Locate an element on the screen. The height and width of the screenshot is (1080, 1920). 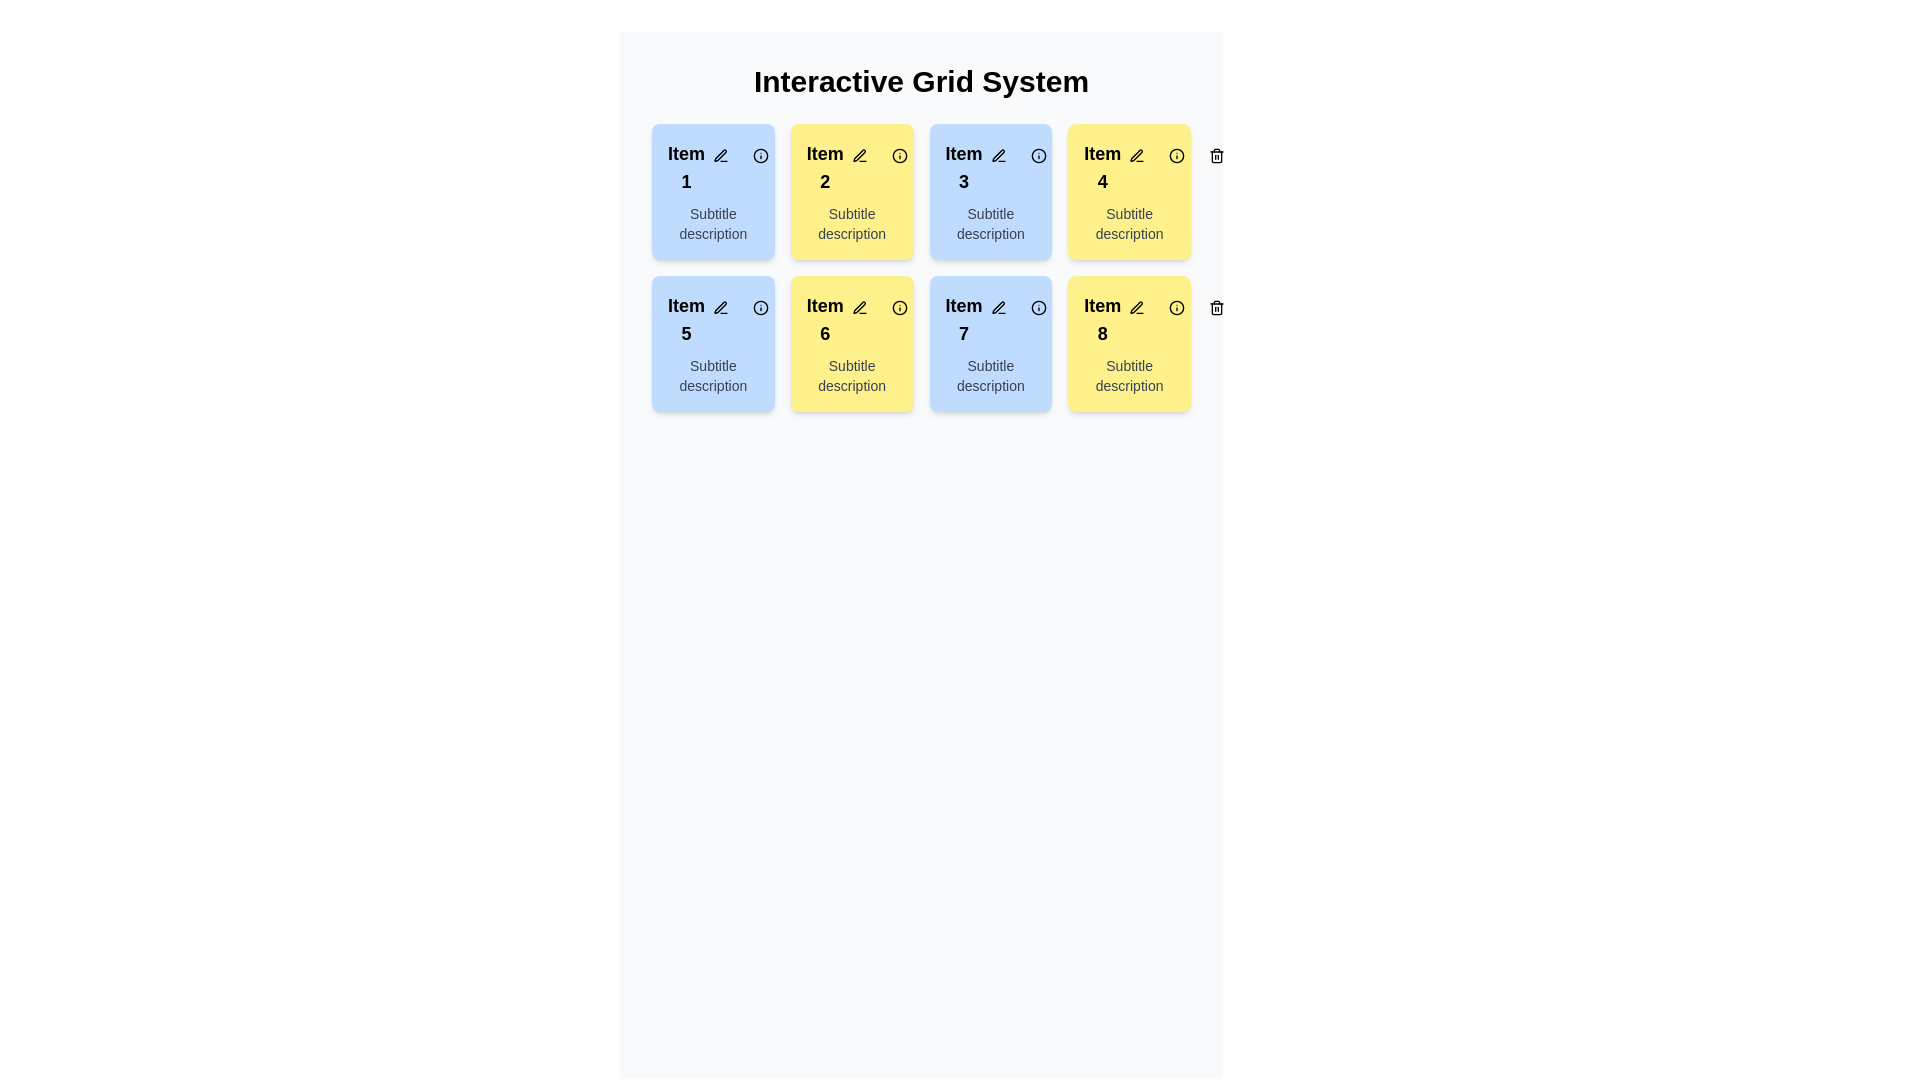
the UI card component displaying information about 'Item 3', located in the first row and third column of the grid is located at coordinates (990, 192).